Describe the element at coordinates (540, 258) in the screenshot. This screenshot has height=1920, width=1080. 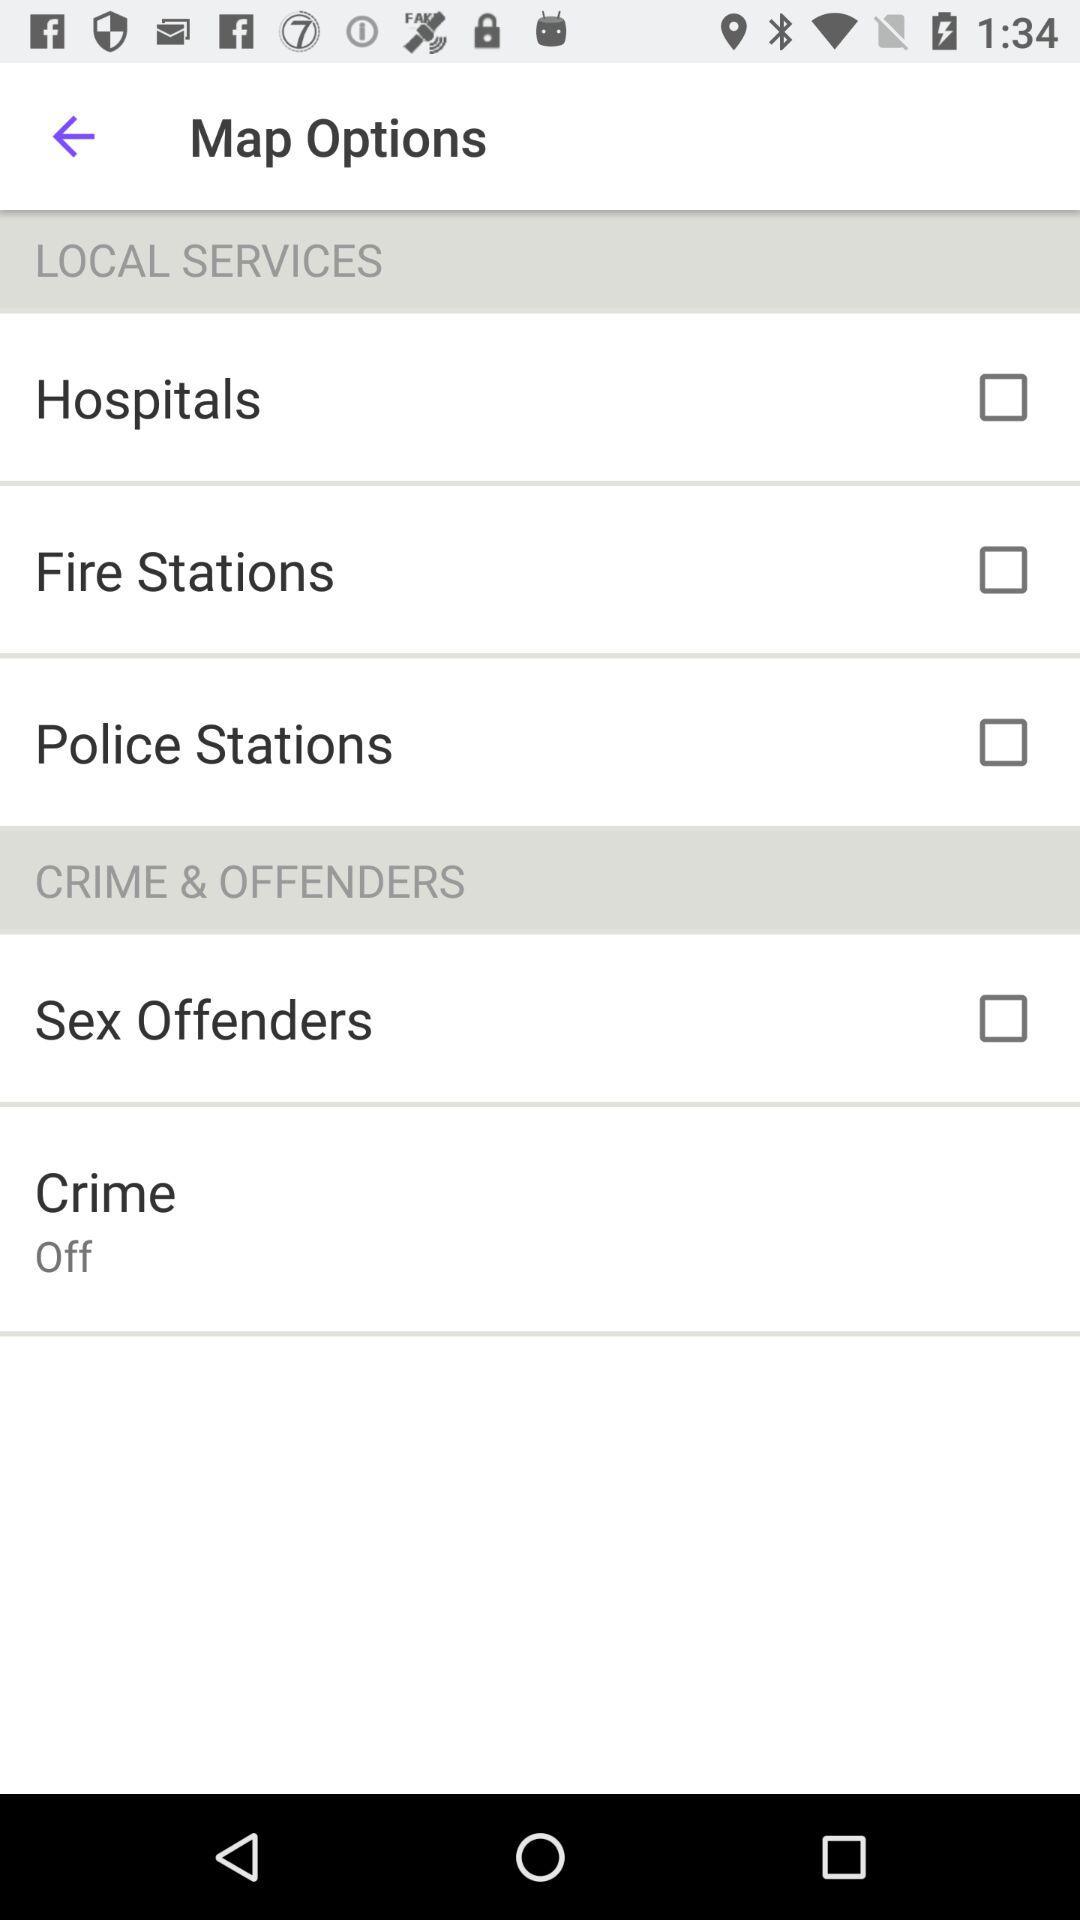
I see `the local services` at that location.